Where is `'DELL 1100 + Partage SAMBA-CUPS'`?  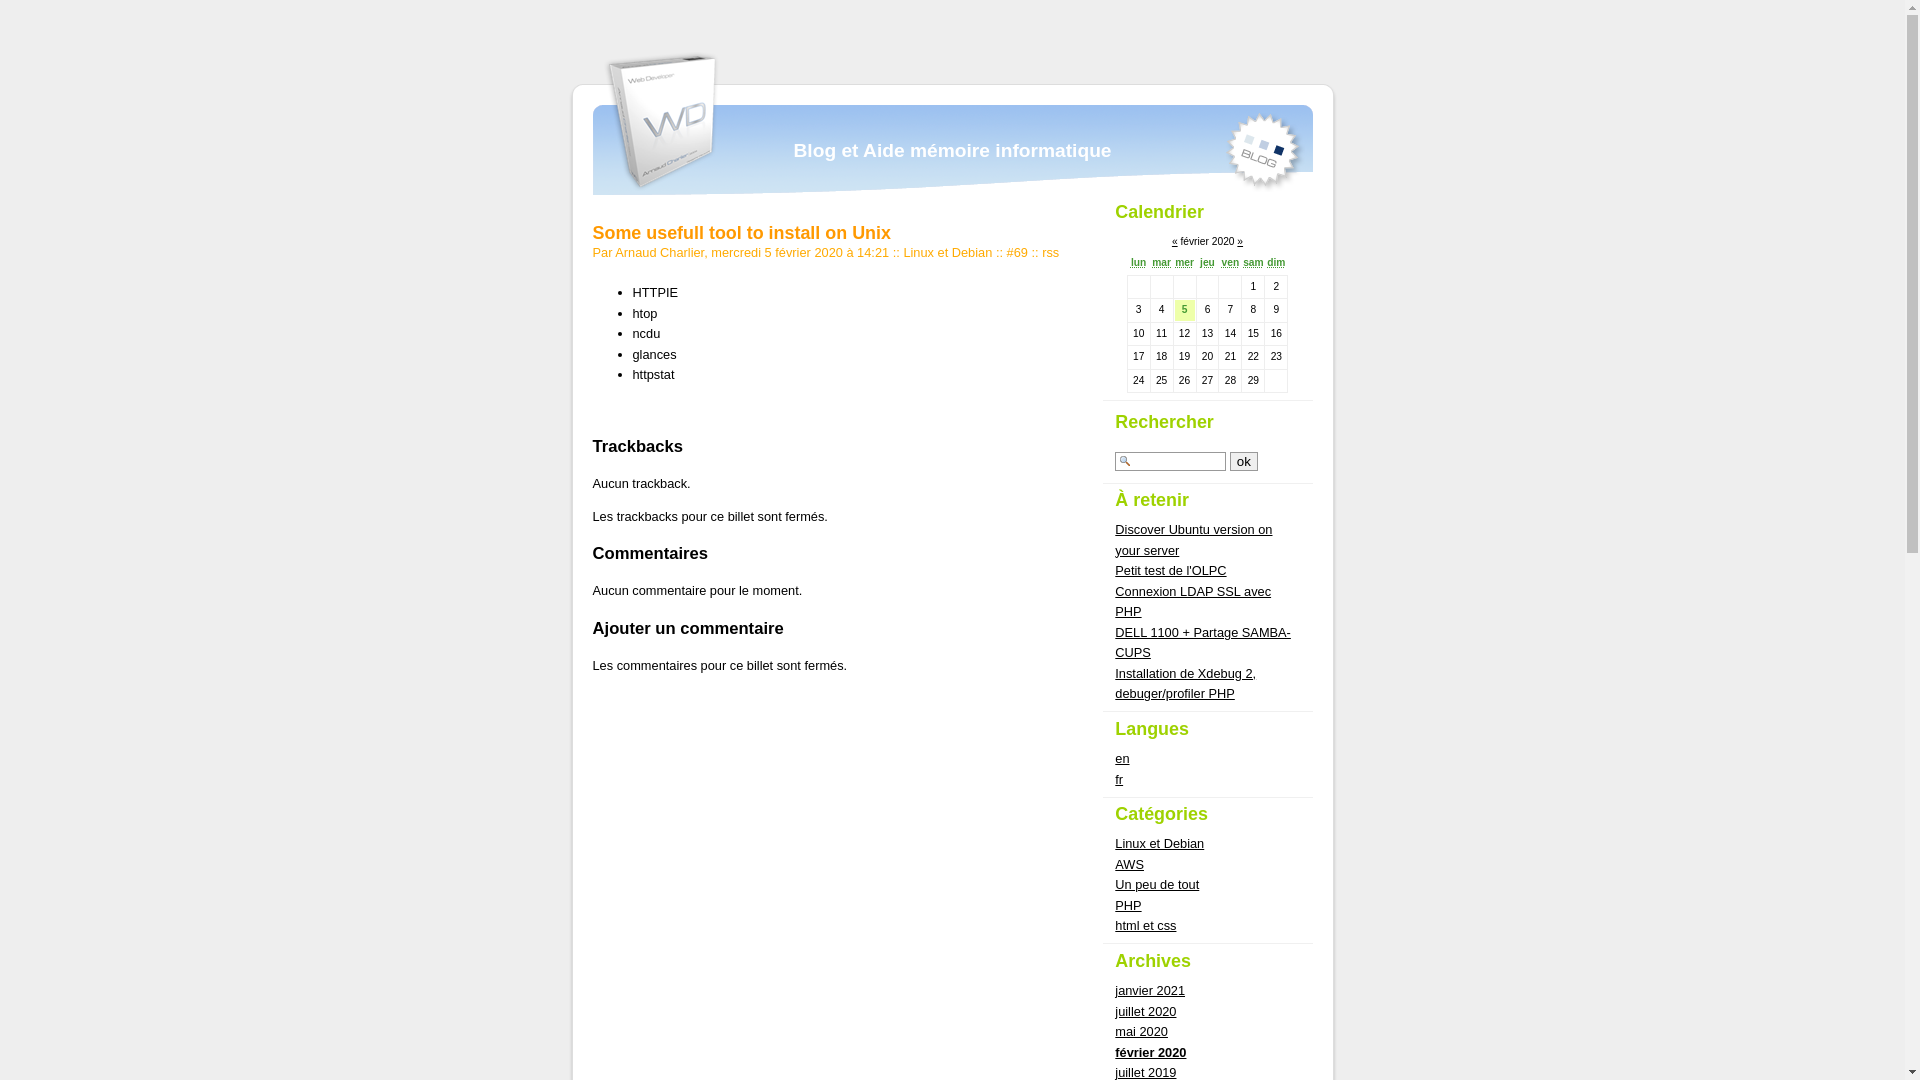 'DELL 1100 + Partage SAMBA-CUPS' is located at coordinates (1113, 642).